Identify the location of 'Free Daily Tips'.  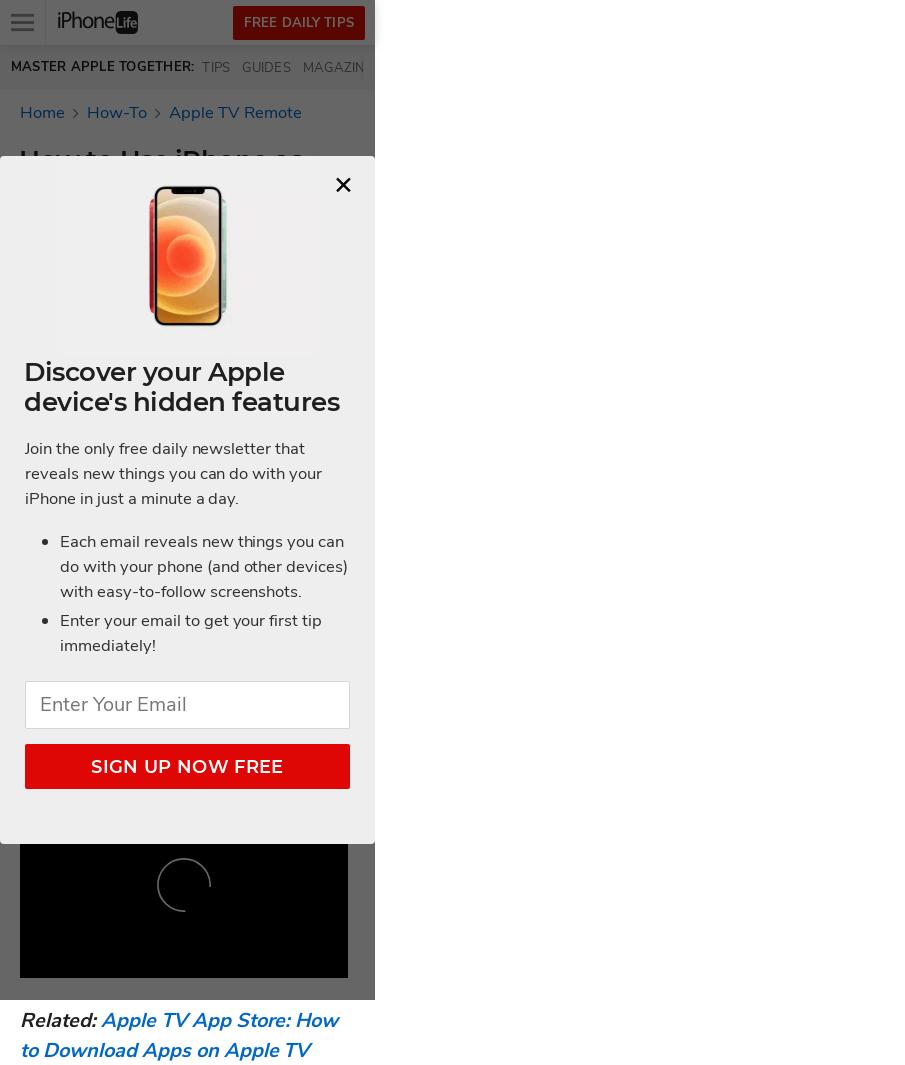
(242, 21).